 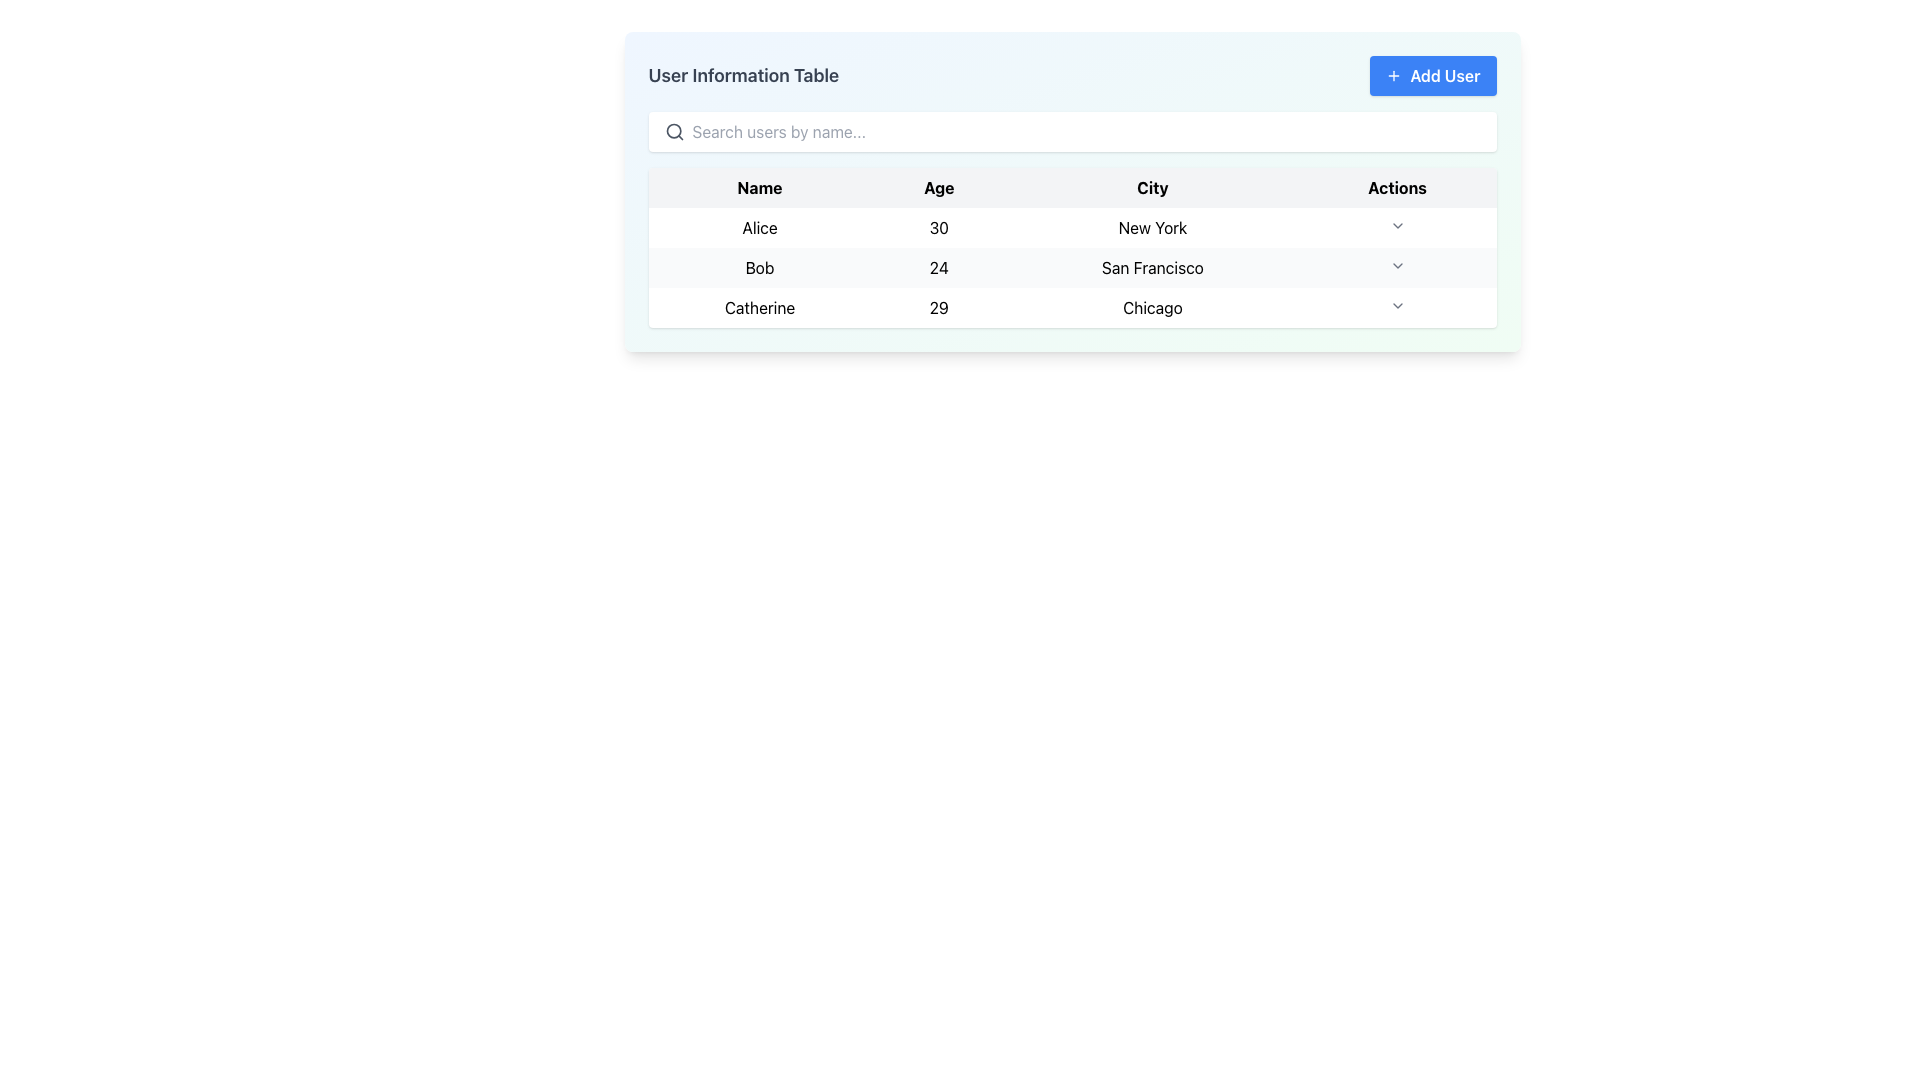 What do you see at coordinates (758, 266) in the screenshot?
I see `the static text label displaying 'Bob' located in the second row of the 'Name' column in the table` at bounding box center [758, 266].